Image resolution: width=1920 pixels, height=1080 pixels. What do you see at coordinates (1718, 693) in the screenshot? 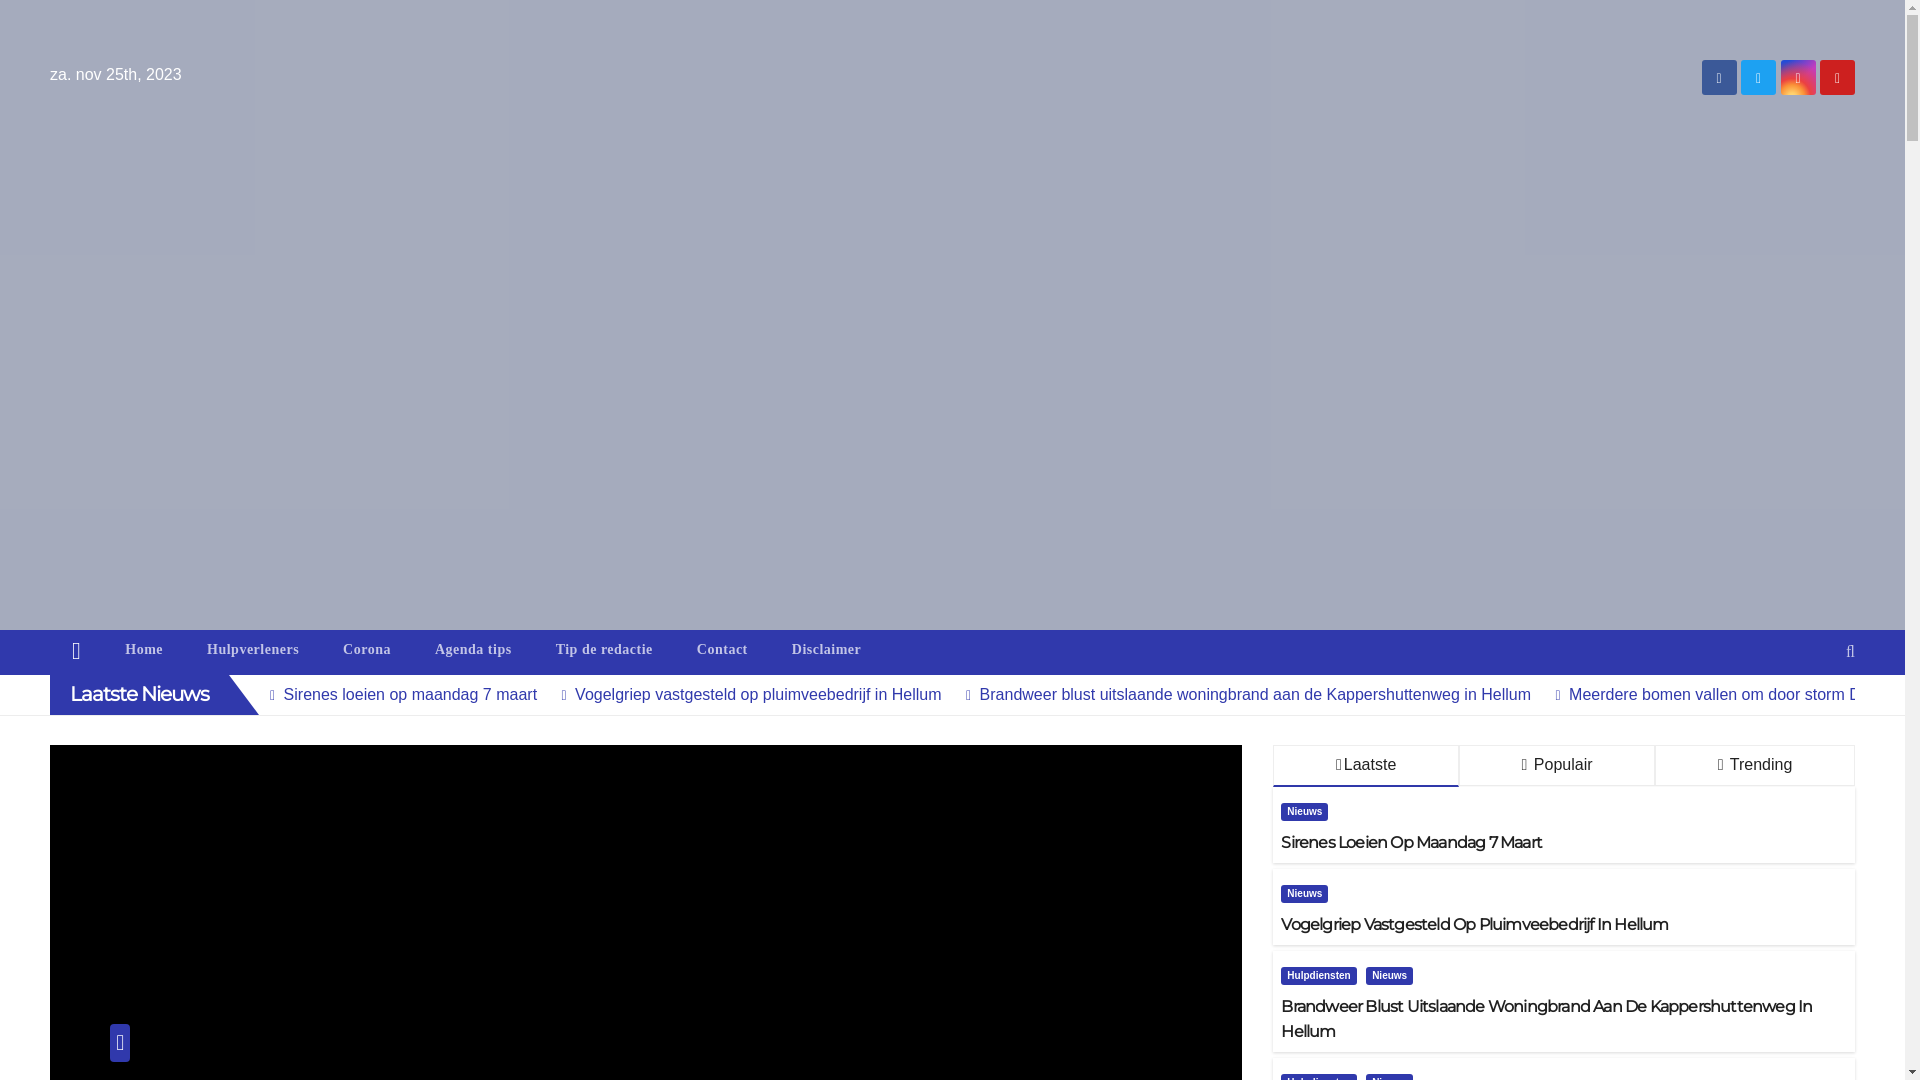
I see `'Meerdere bomen vallen om door storm Dudley'` at bounding box center [1718, 693].